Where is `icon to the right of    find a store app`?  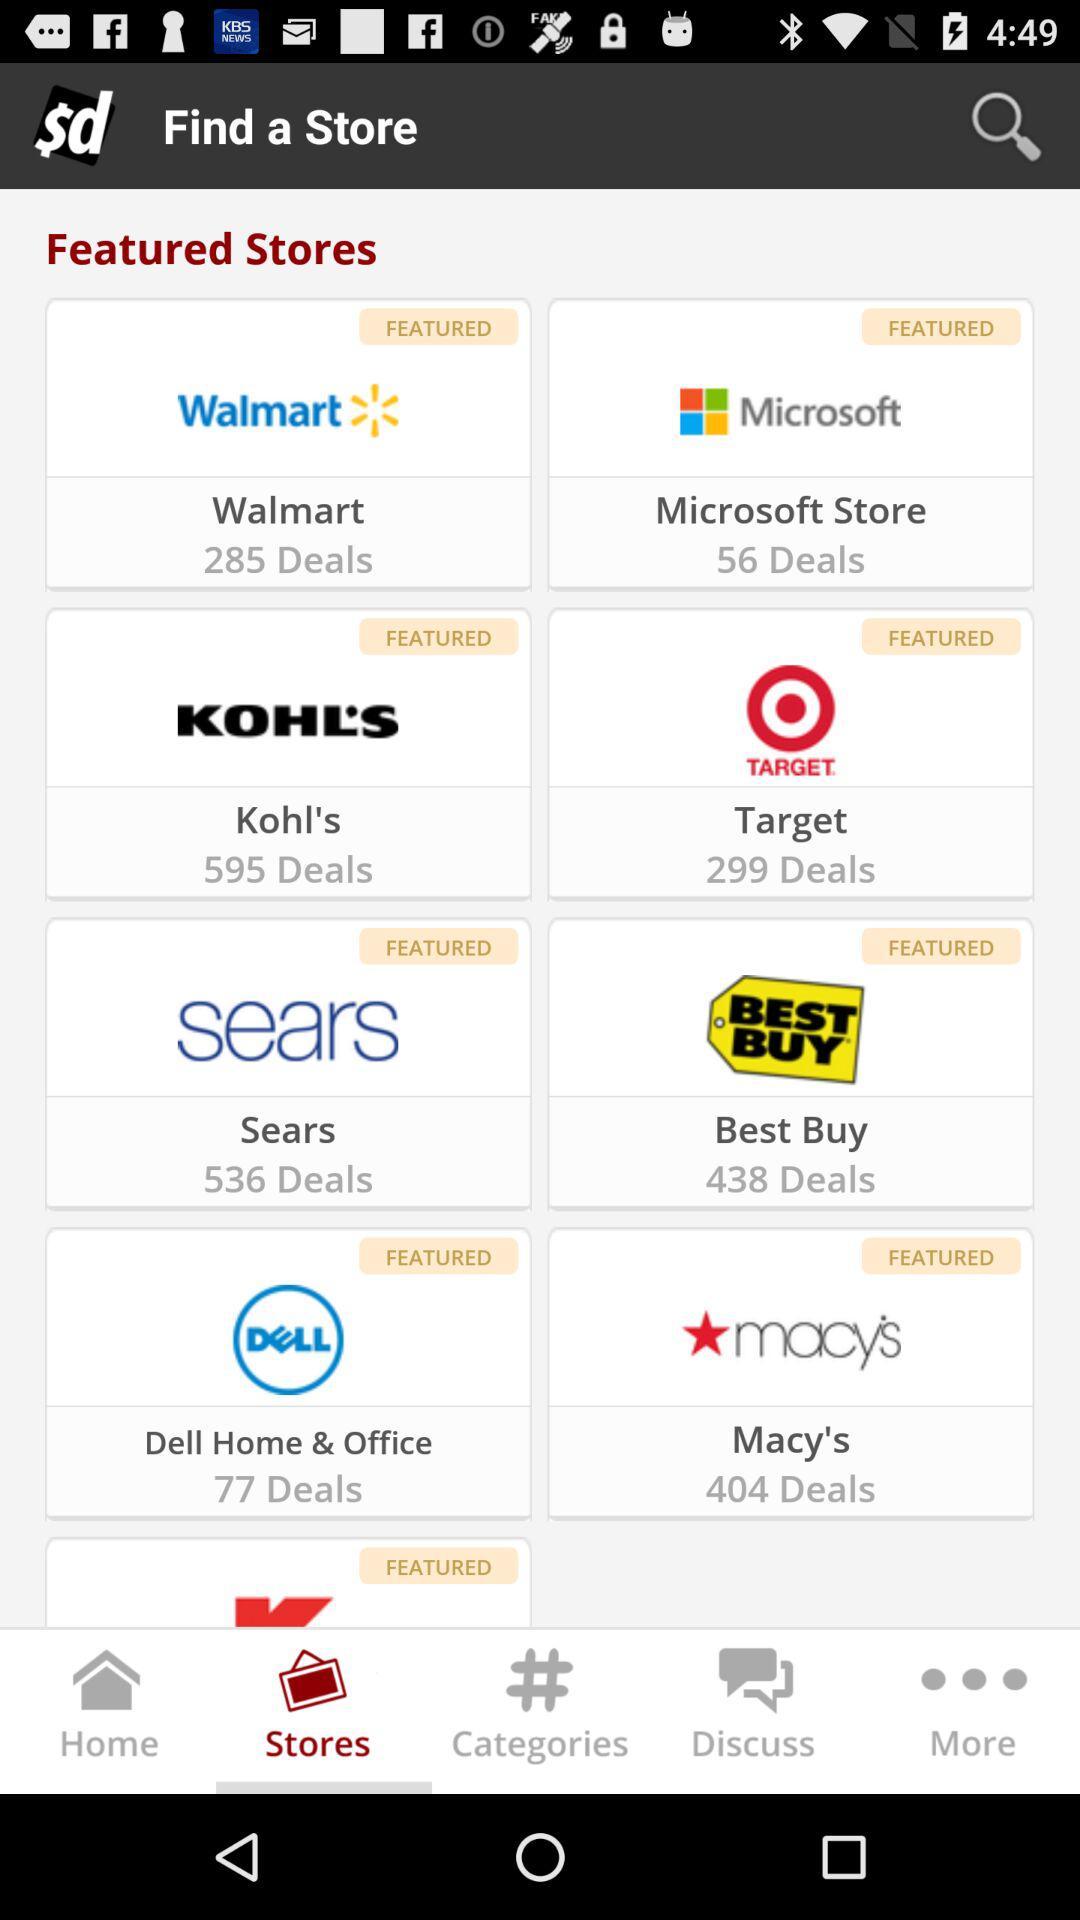 icon to the right of    find a store app is located at coordinates (1006, 124).